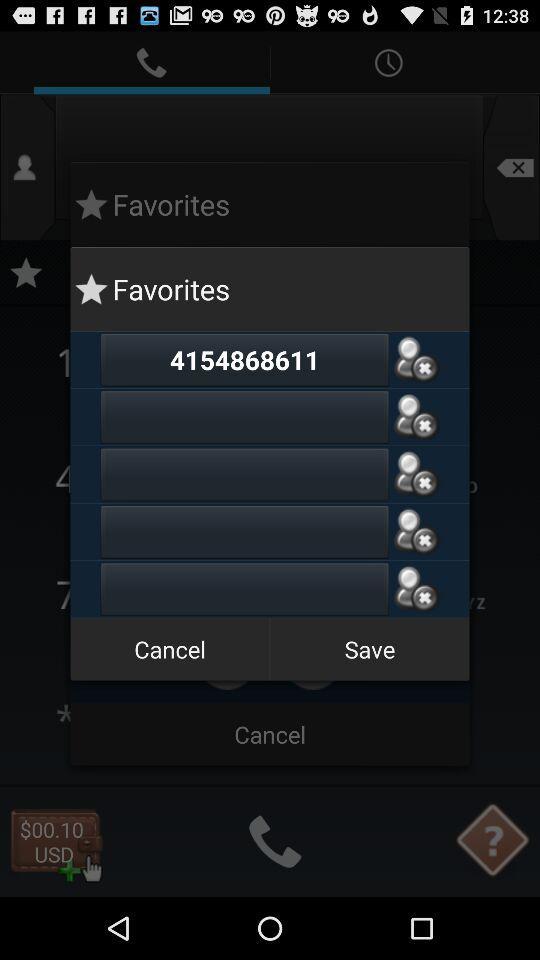 This screenshot has width=540, height=960. What do you see at coordinates (415, 530) in the screenshot?
I see `delete favorite` at bounding box center [415, 530].